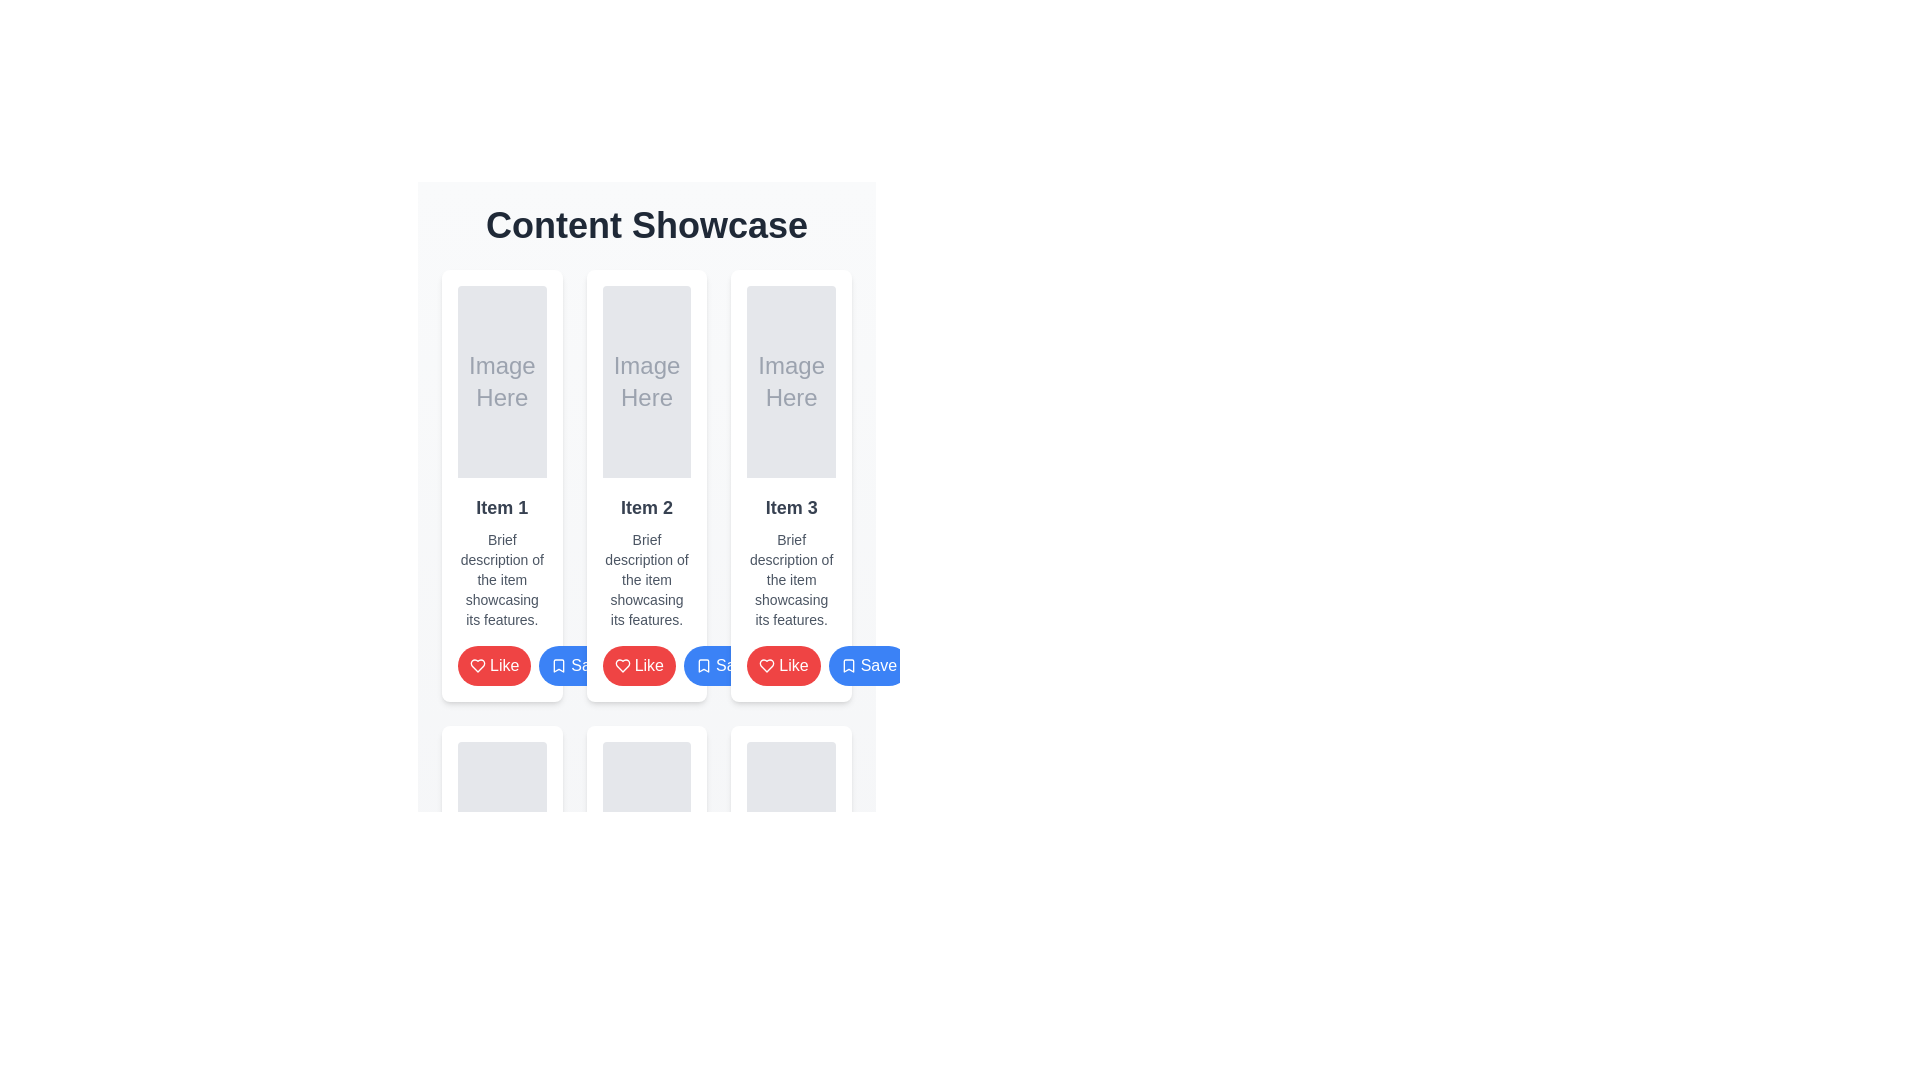  I want to click on the text label displaying 'Image Here' which is styled in gray color and located at the top section of the first card in a horizontally aligned list of cards, directly above 'Item 1', so click(502, 381).